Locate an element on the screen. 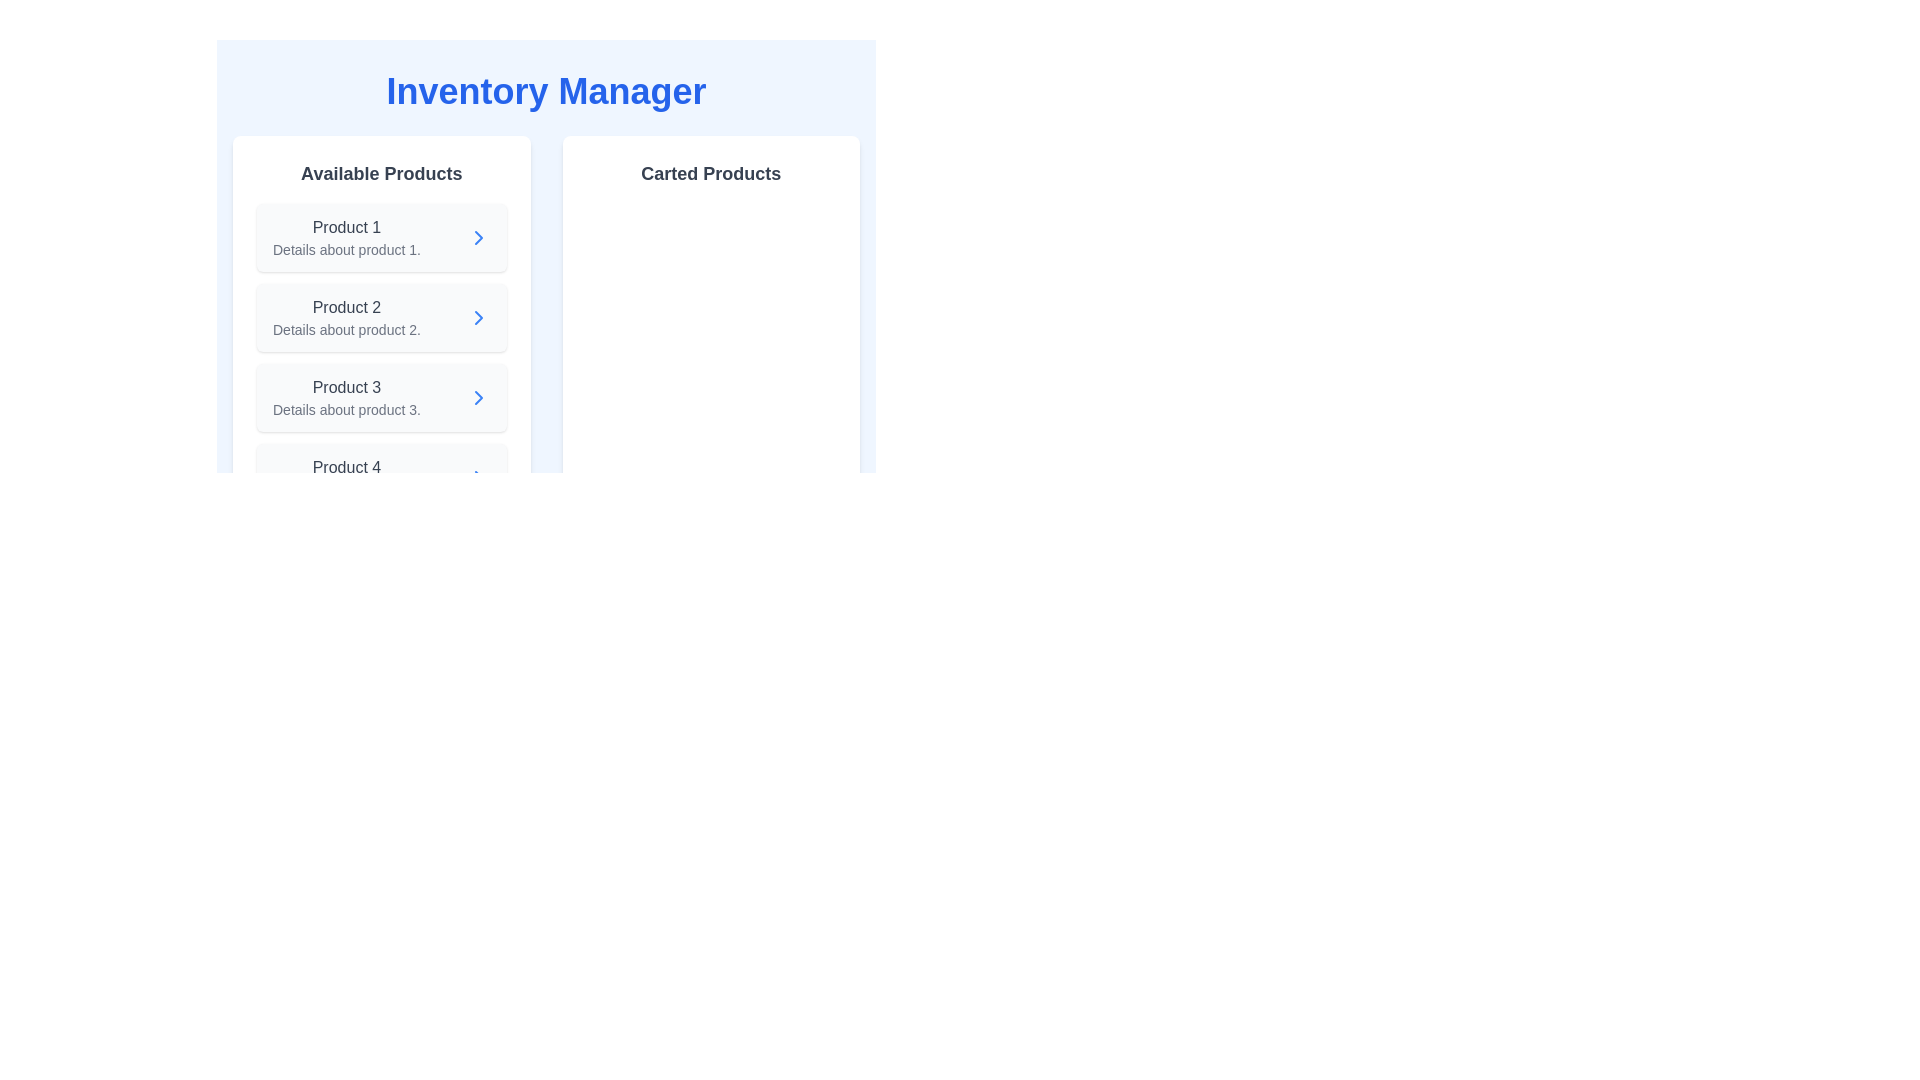 The height and width of the screenshot is (1080, 1920). the soft blue rightward-pointing chevron icon associated with 'Product 2' in the 'Available Products' list is located at coordinates (477, 316).